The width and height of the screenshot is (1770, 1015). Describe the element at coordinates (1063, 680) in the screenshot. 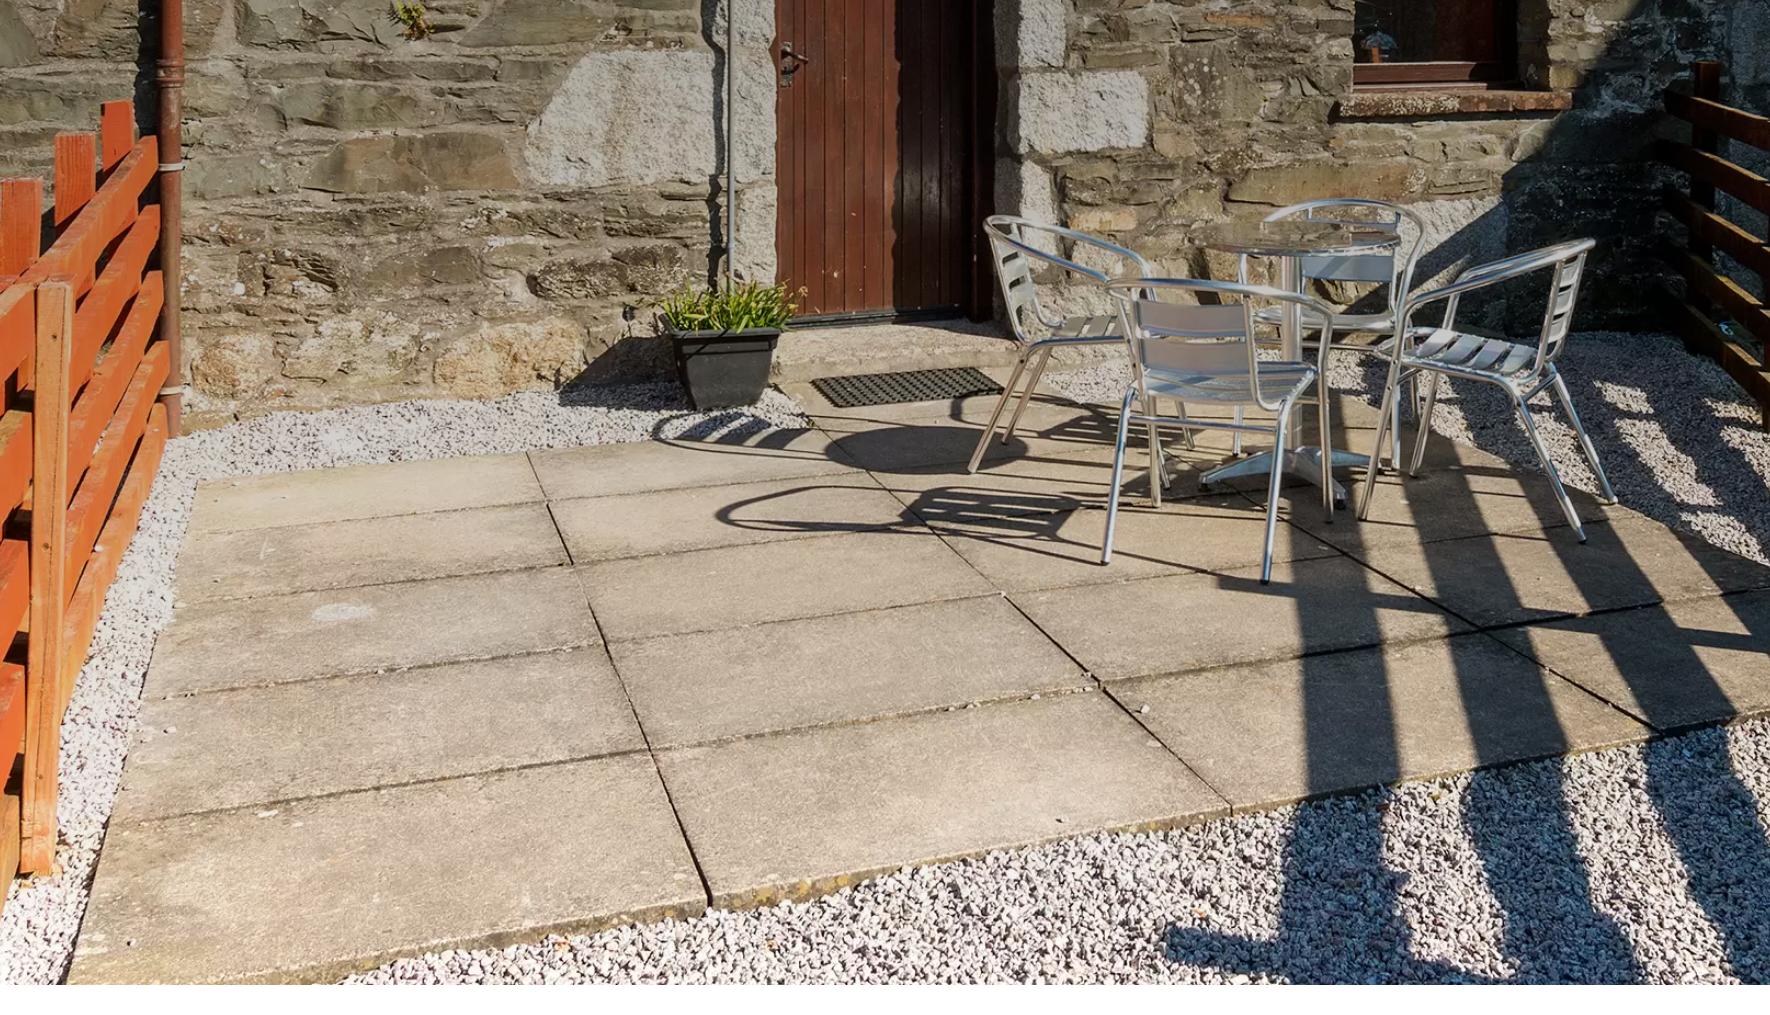

I see `'Blog'` at that location.